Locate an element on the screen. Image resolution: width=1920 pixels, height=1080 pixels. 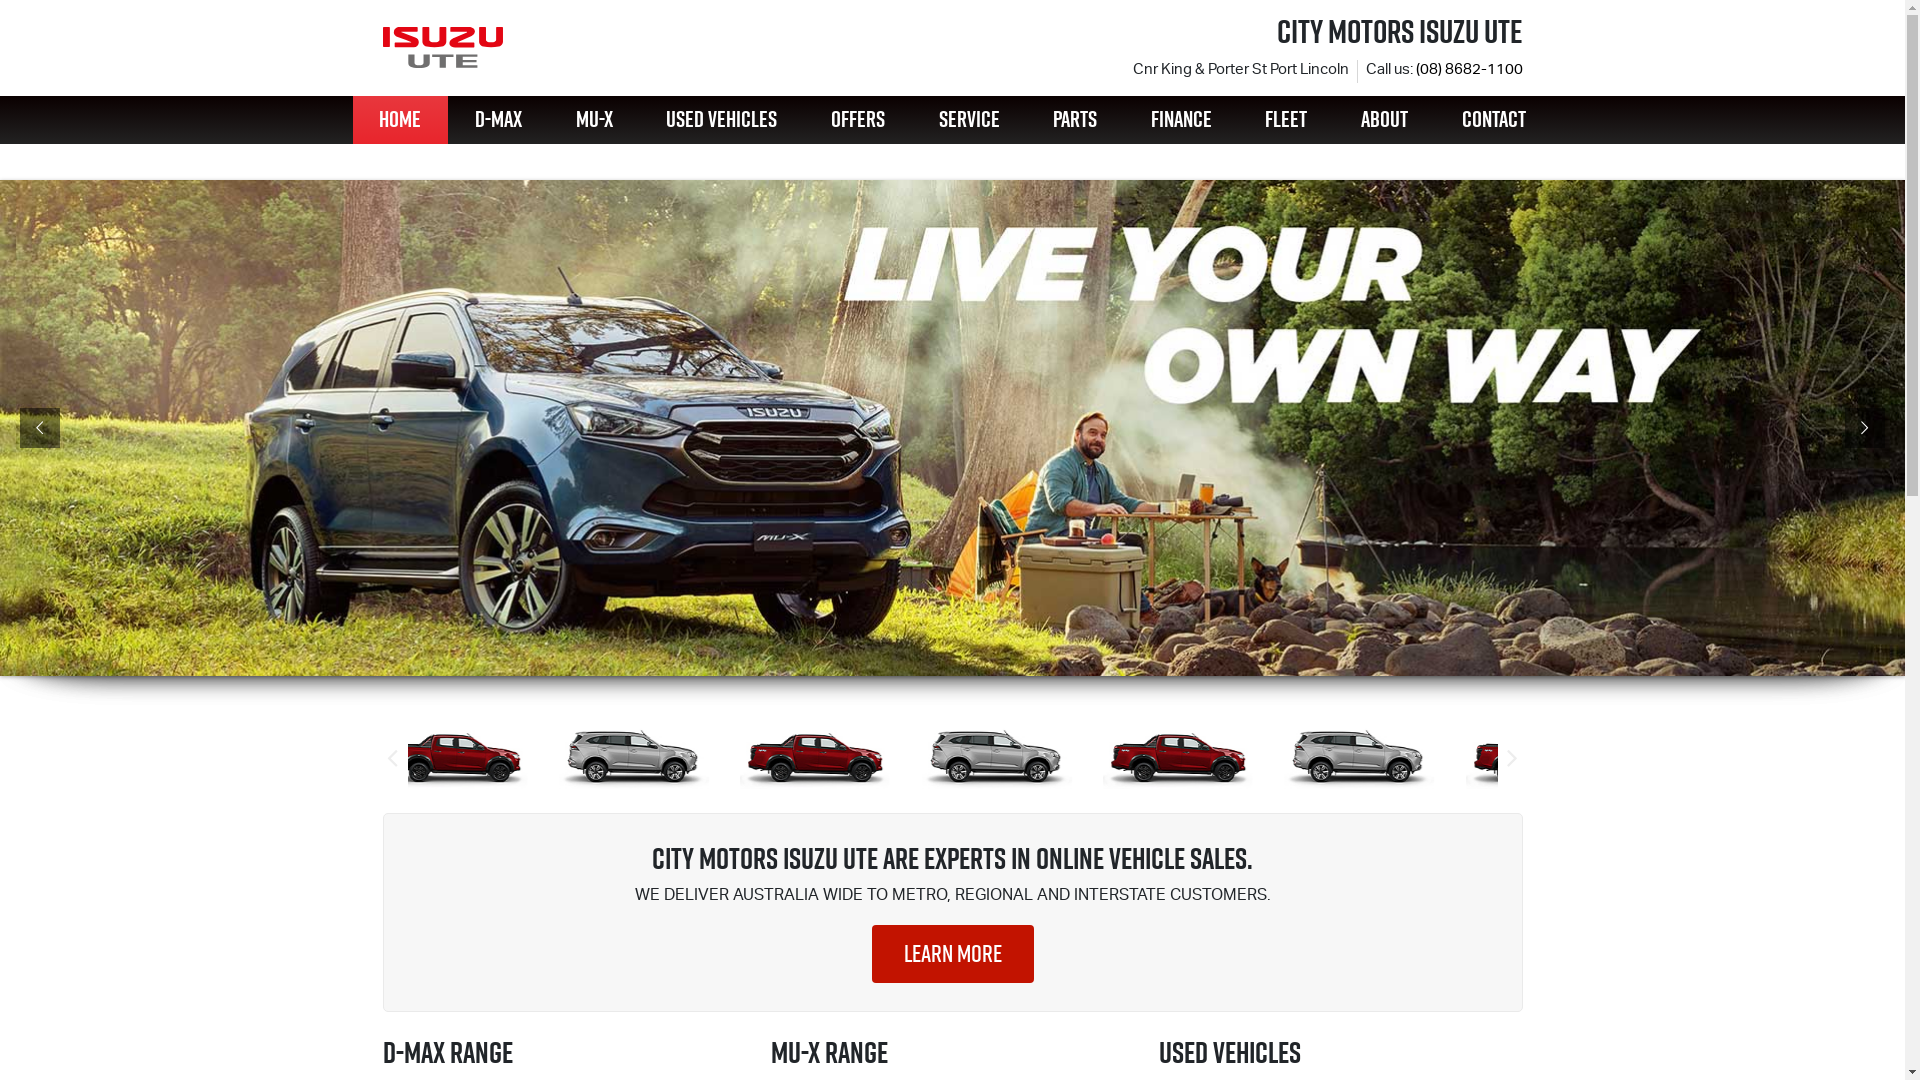
'FINANCE' is located at coordinates (1123, 119).